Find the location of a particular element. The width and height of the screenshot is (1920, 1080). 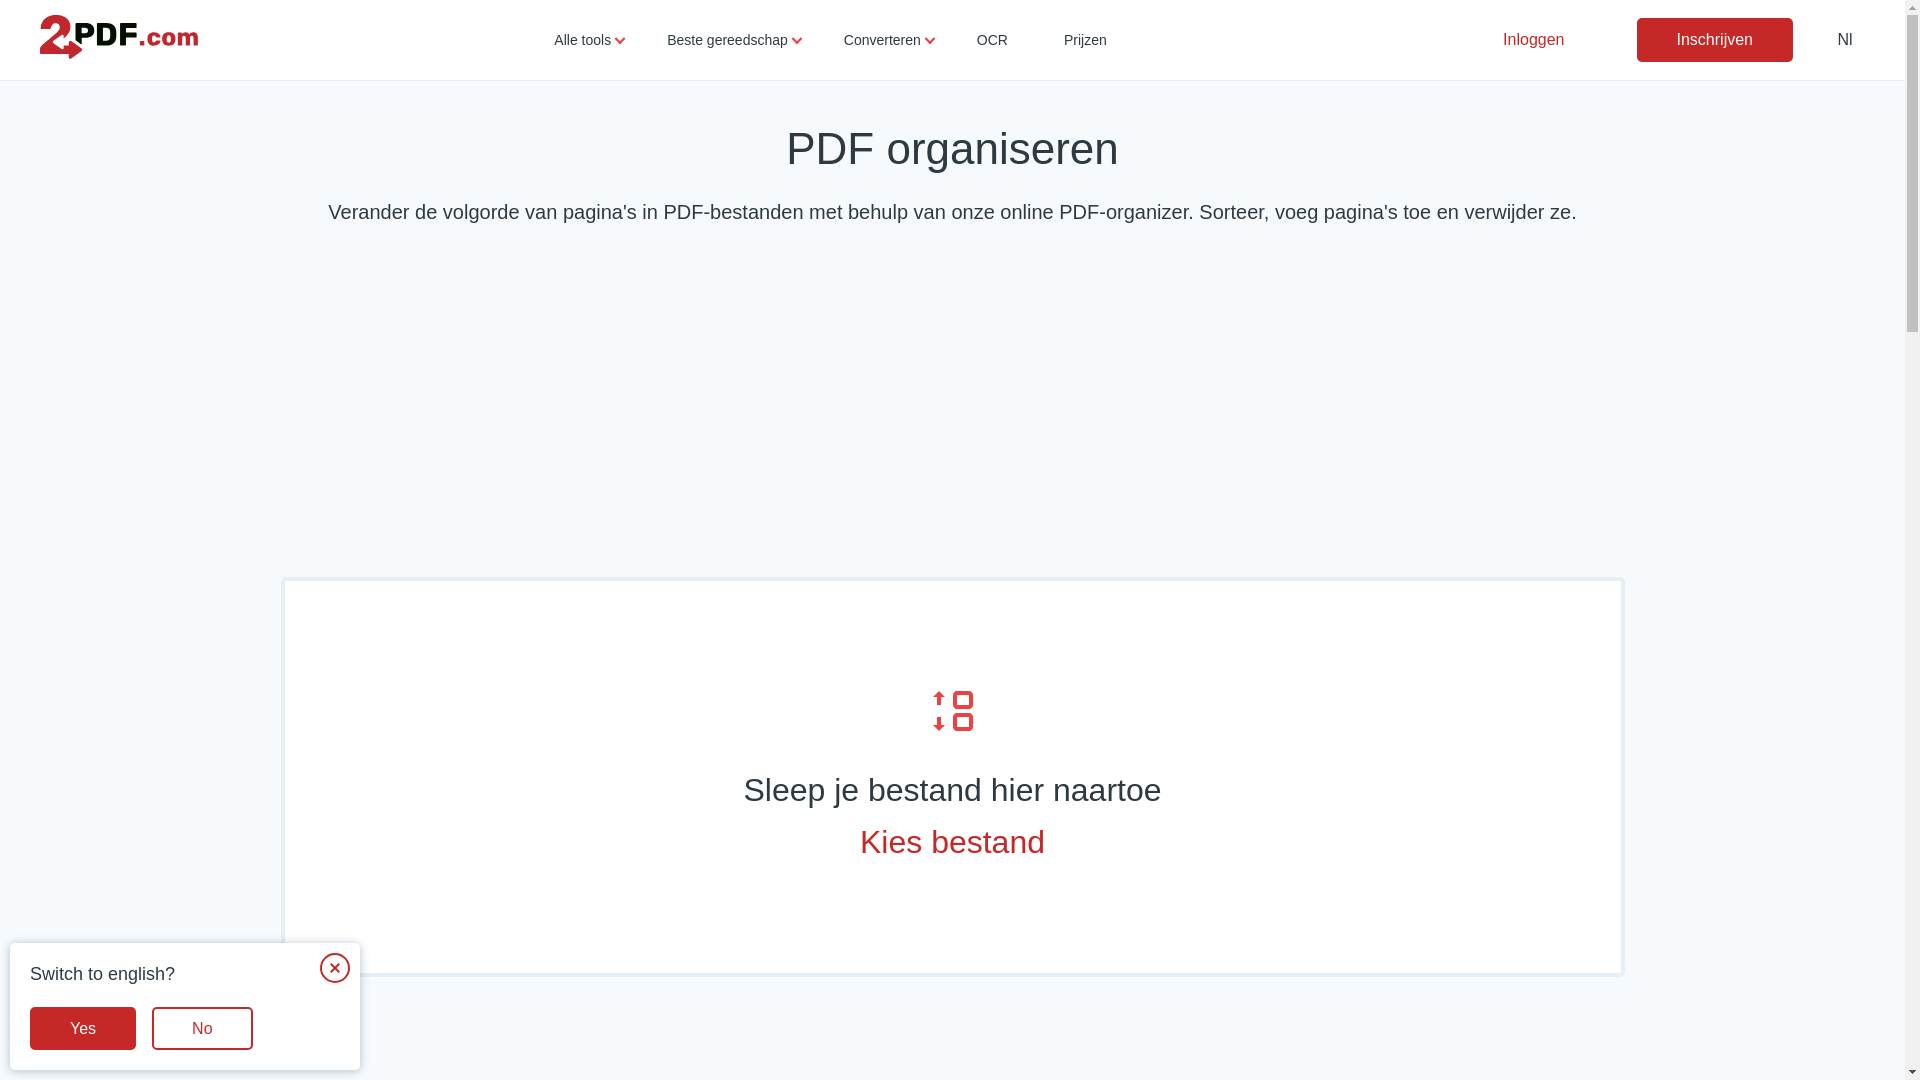

'No' is located at coordinates (151, 1028).